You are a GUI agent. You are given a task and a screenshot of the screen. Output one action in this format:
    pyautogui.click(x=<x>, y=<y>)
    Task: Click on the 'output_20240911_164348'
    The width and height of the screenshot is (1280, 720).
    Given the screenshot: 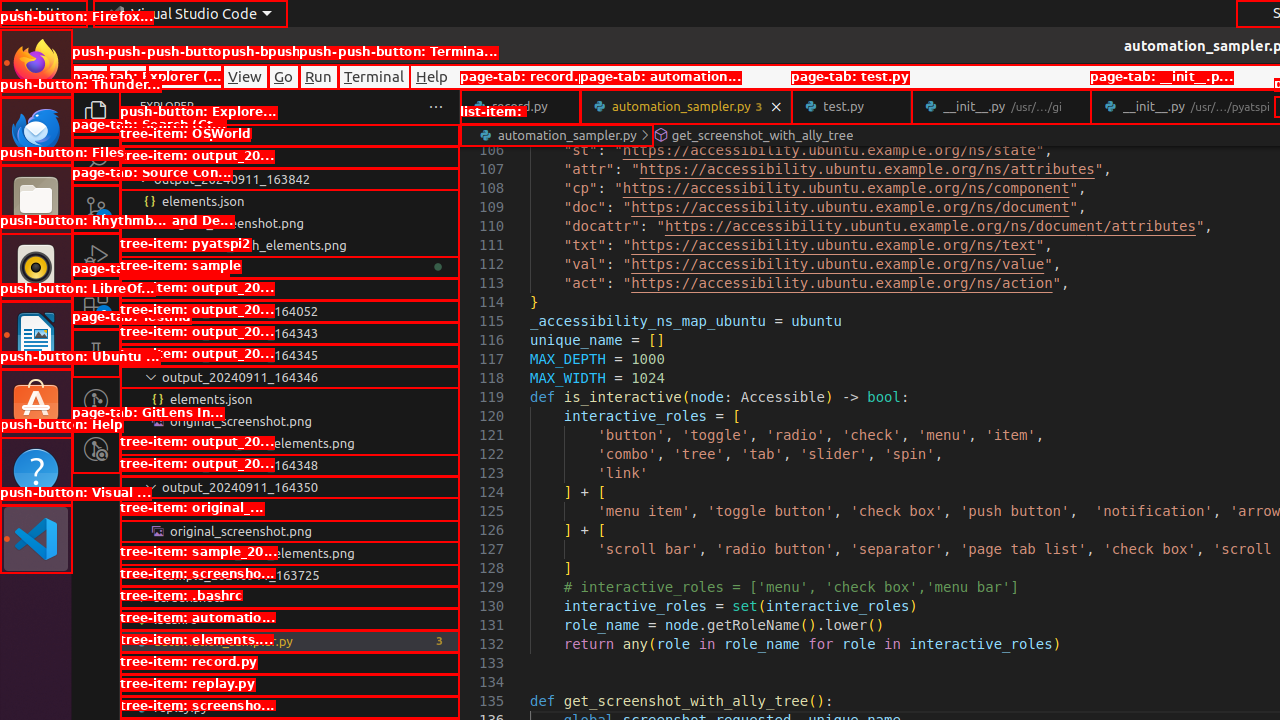 What is the action you would take?
    pyautogui.click(x=288, y=464)
    